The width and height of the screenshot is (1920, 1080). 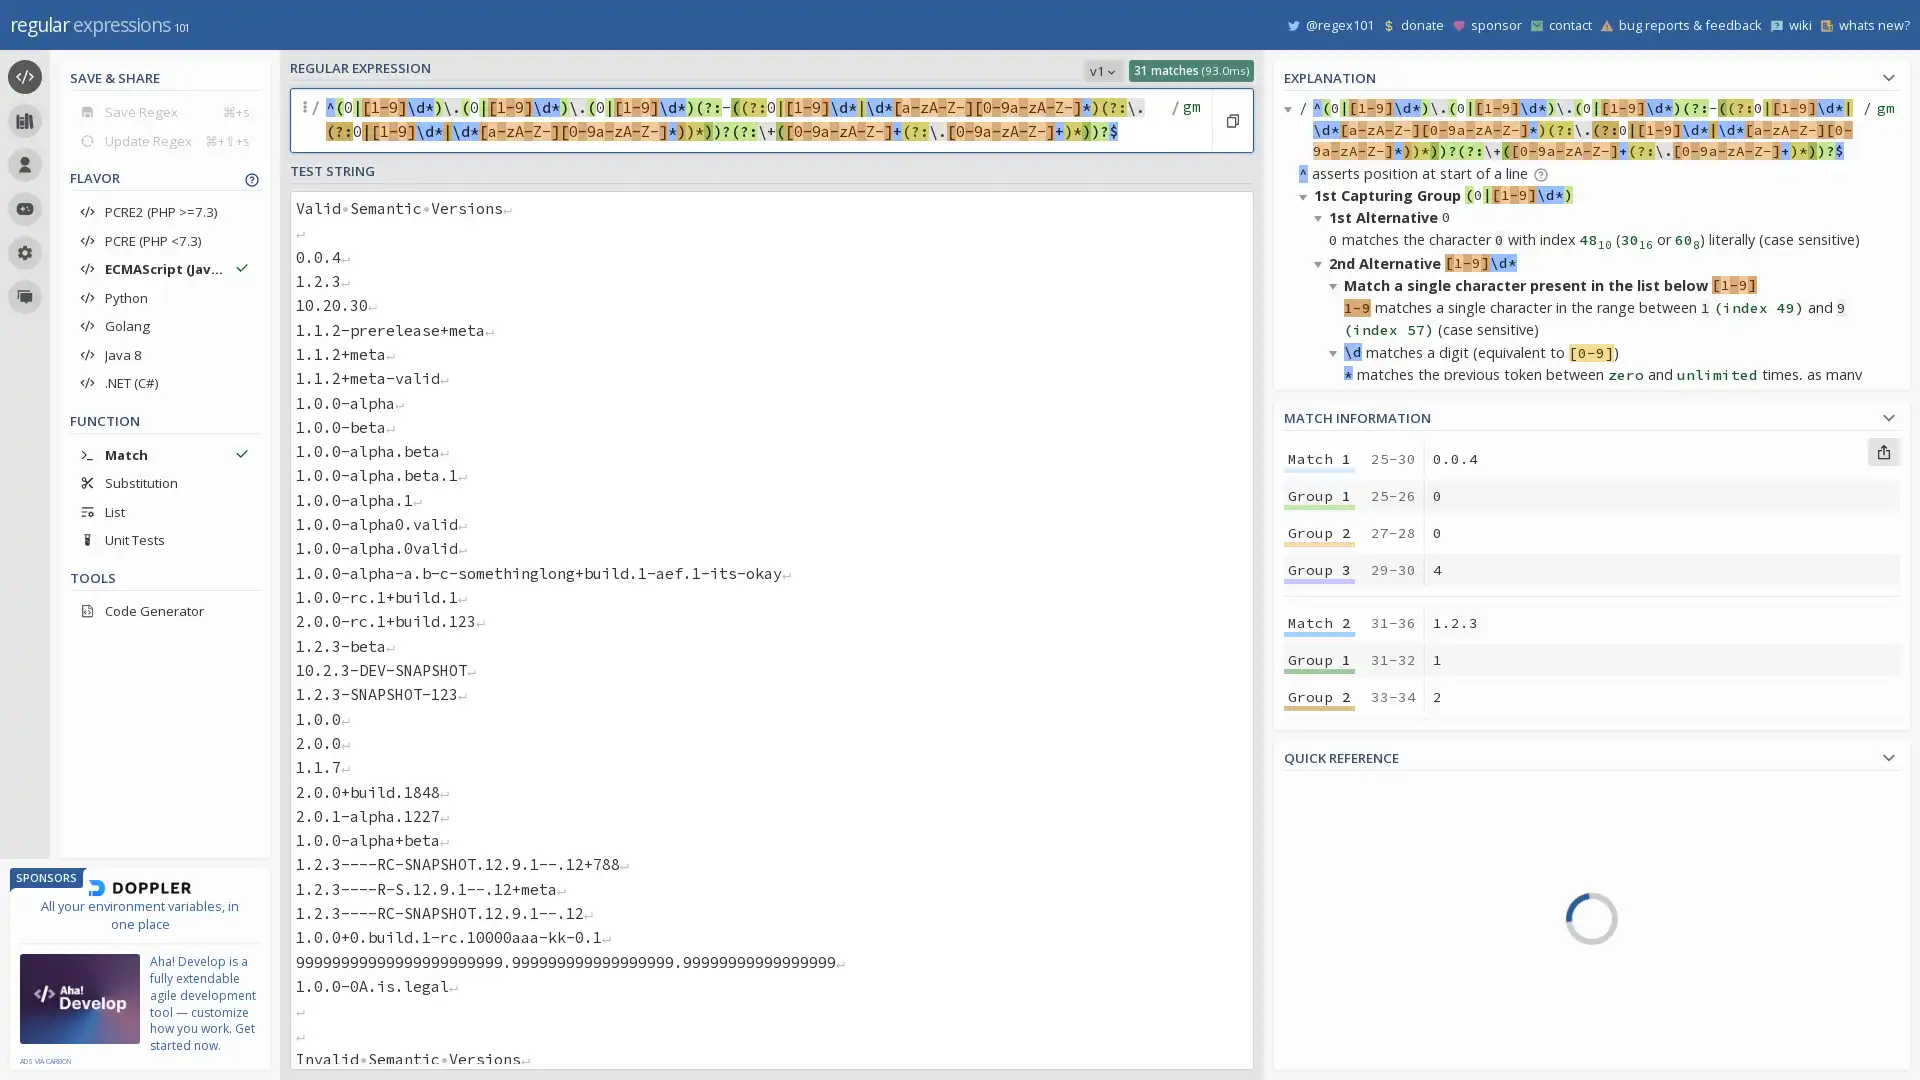 What do you see at coordinates (1321, 466) in the screenshot?
I see `Collapse Subtree` at bounding box center [1321, 466].